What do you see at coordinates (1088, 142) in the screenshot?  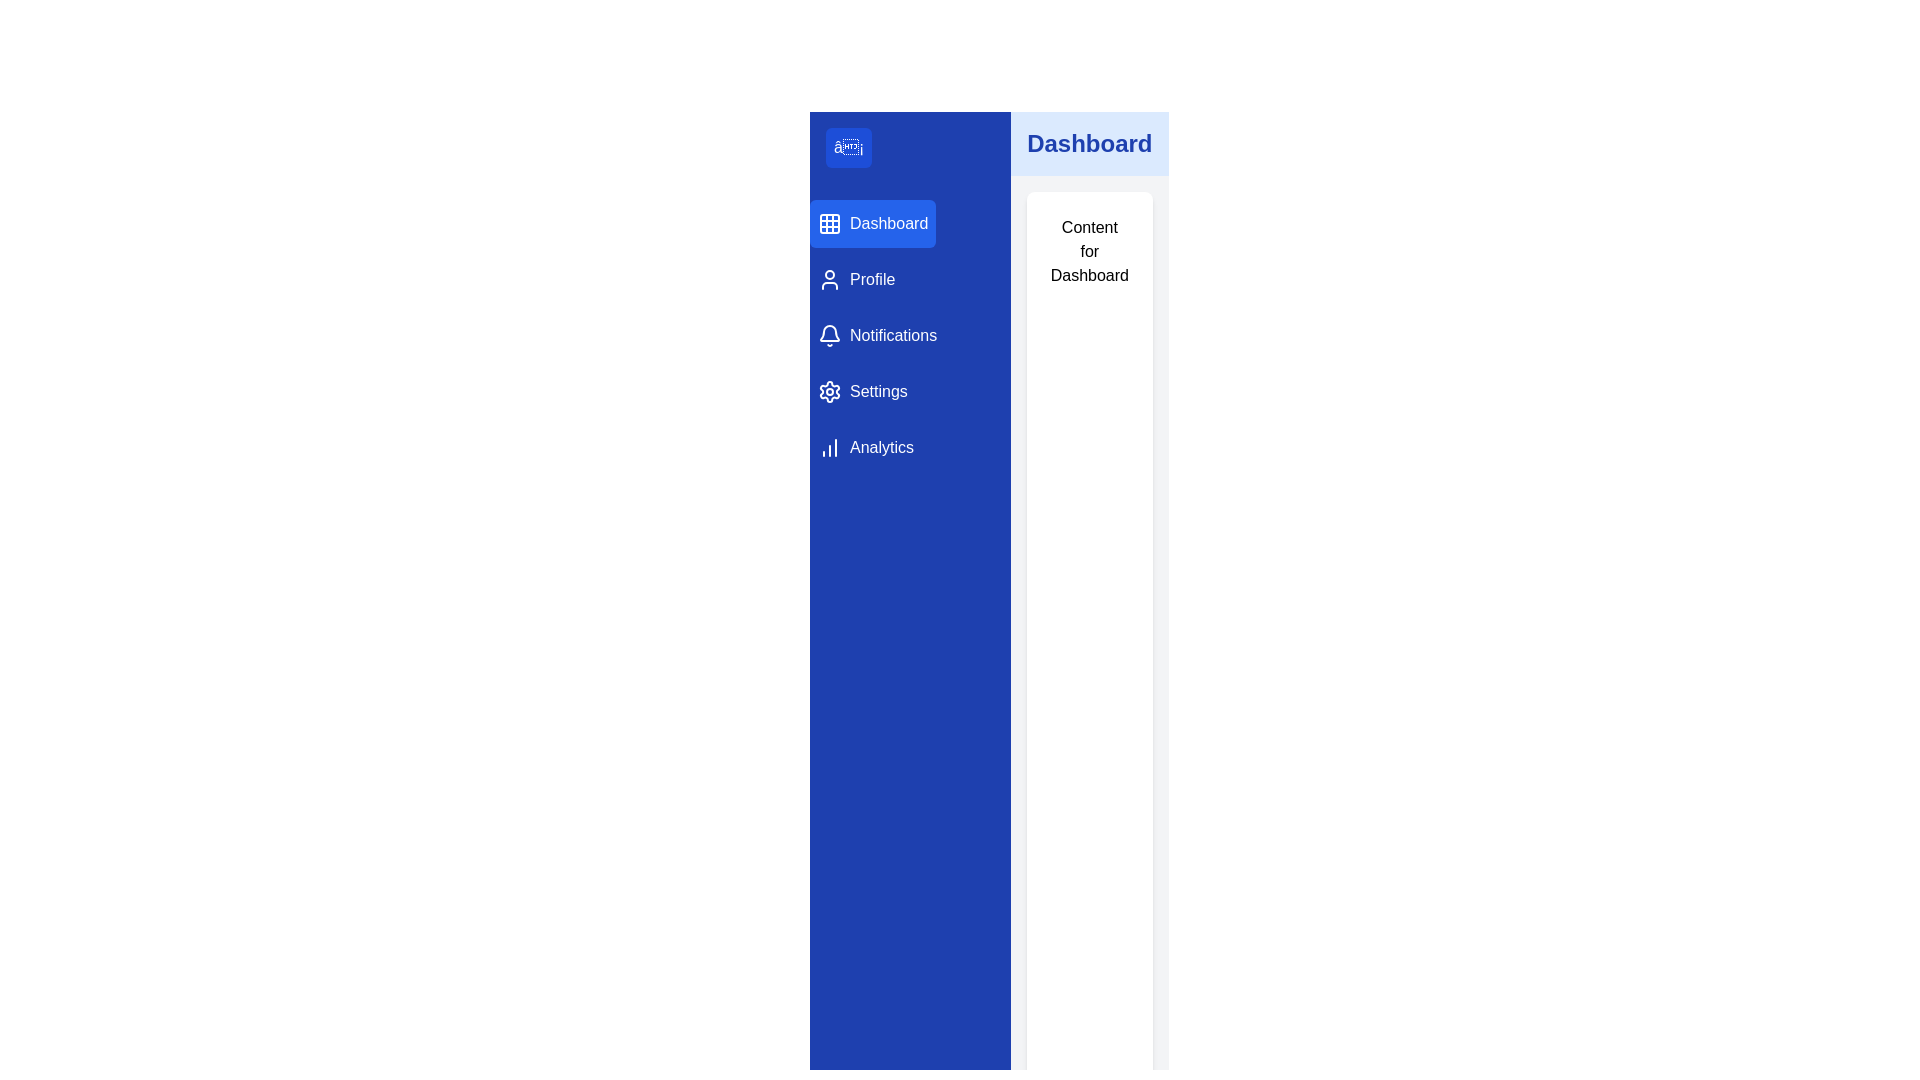 I see `the textual header displaying 'Dashboard' in bold, large-sized font with blue color on a light blue background, located in the top-right section above the content area labeled 'Content for Dashboard'` at bounding box center [1088, 142].